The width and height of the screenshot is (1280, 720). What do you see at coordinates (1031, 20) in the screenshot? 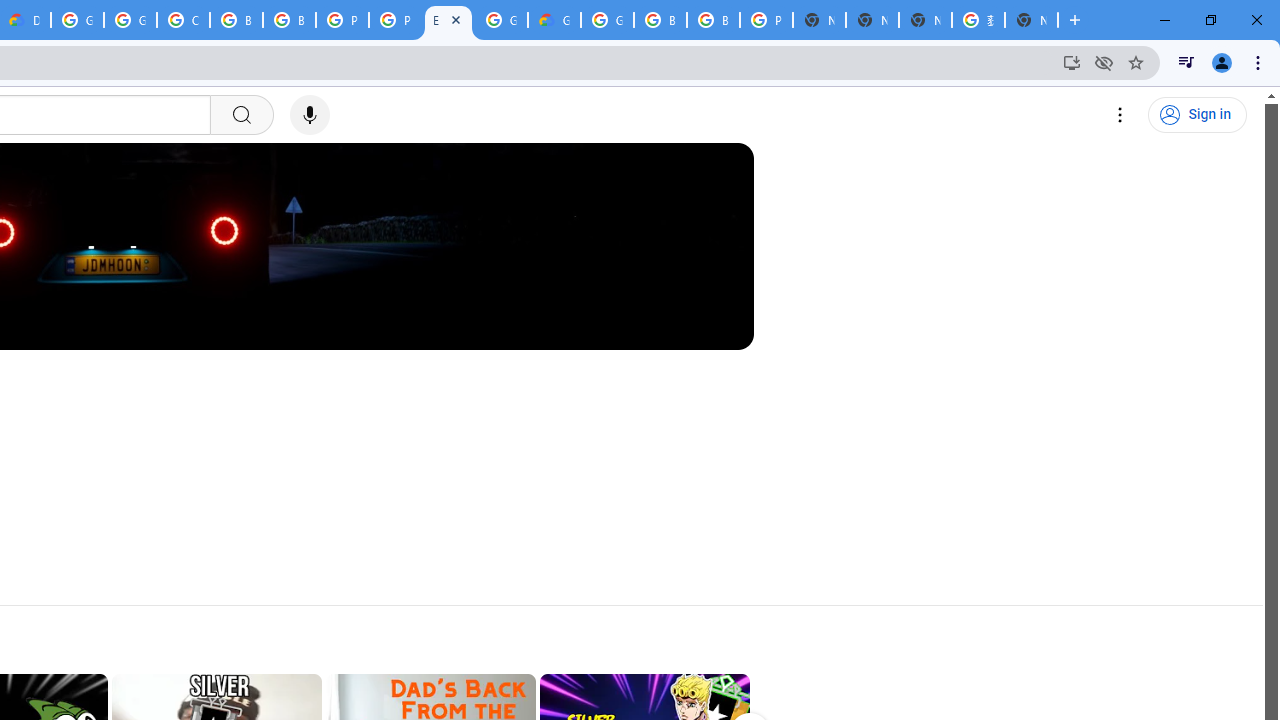
I see `'New Tab'` at bounding box center [1031, 20].